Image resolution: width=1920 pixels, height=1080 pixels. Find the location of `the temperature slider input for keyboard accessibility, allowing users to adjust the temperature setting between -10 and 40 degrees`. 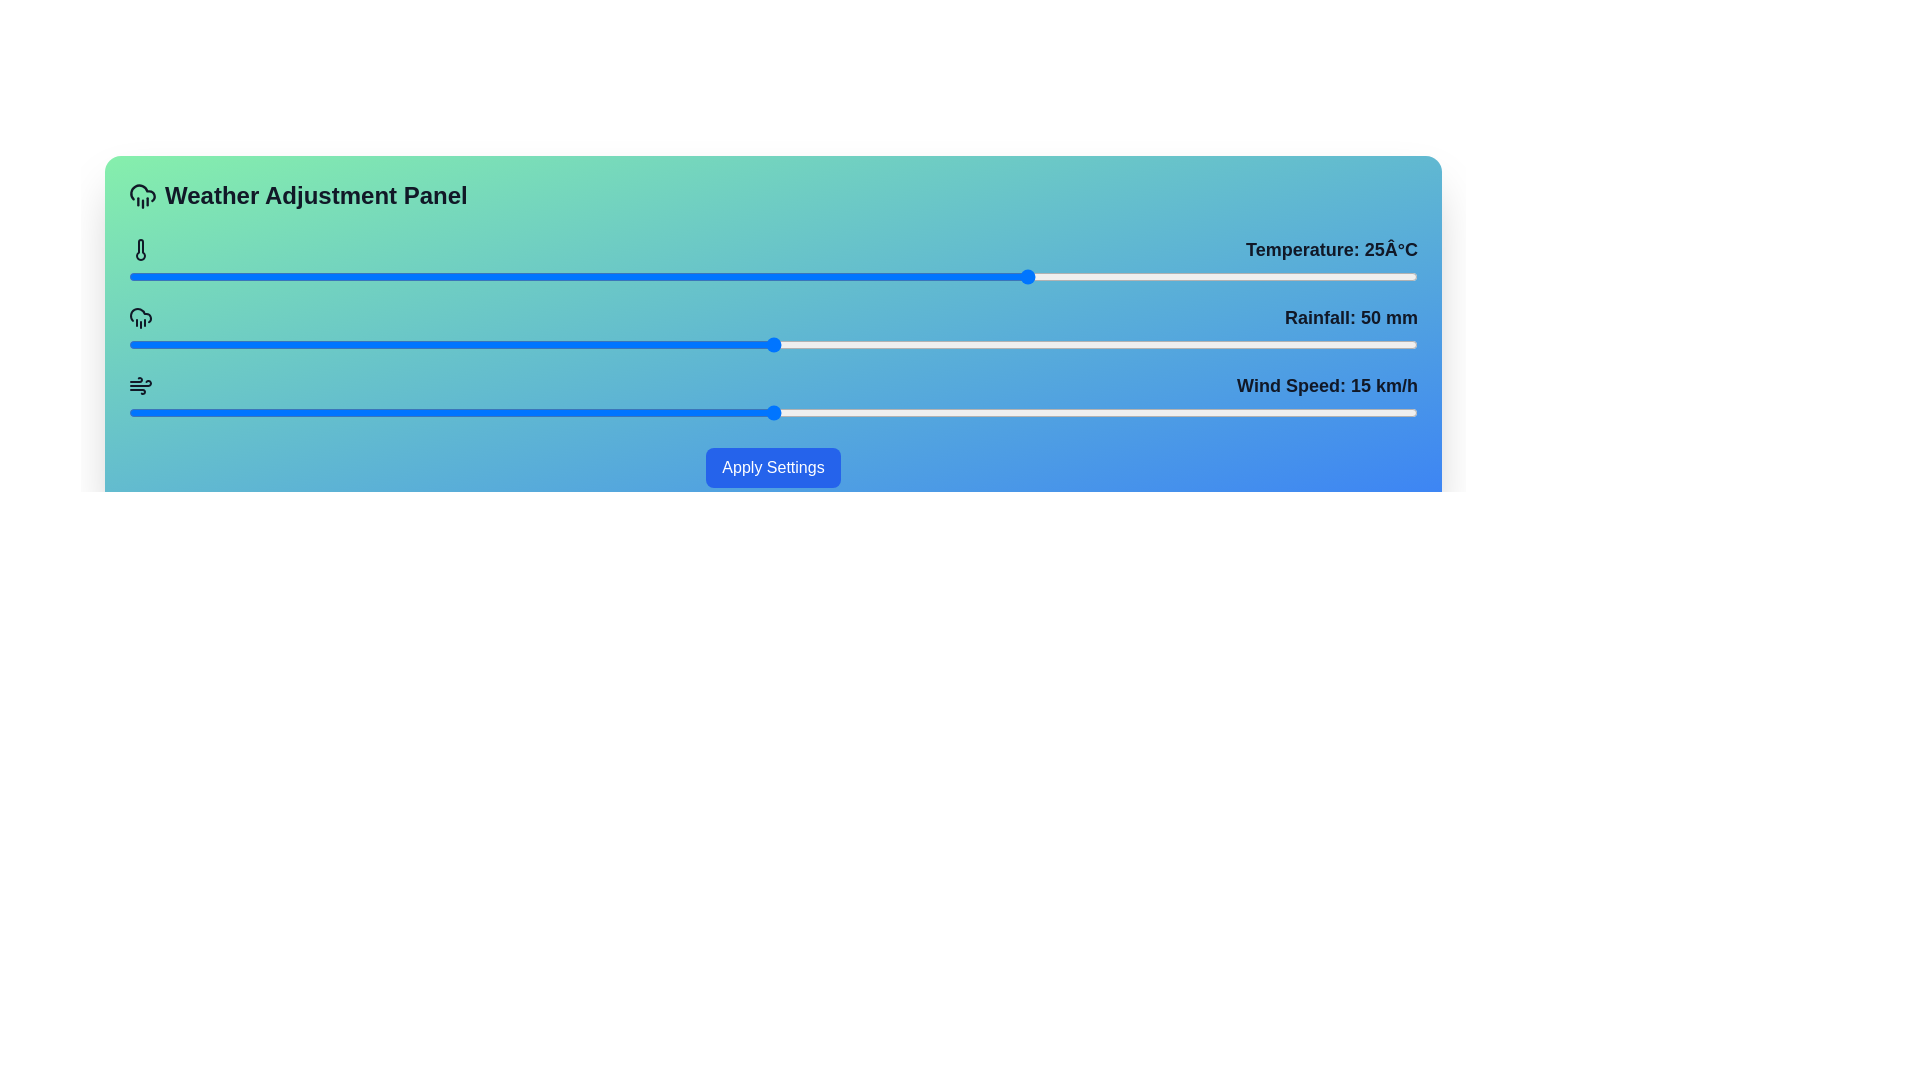

the temperature slider input for keyboard accessibility, allowing users to adjust the temperature setting between -10 and 40 degrees is located at coordinates (772, 277).